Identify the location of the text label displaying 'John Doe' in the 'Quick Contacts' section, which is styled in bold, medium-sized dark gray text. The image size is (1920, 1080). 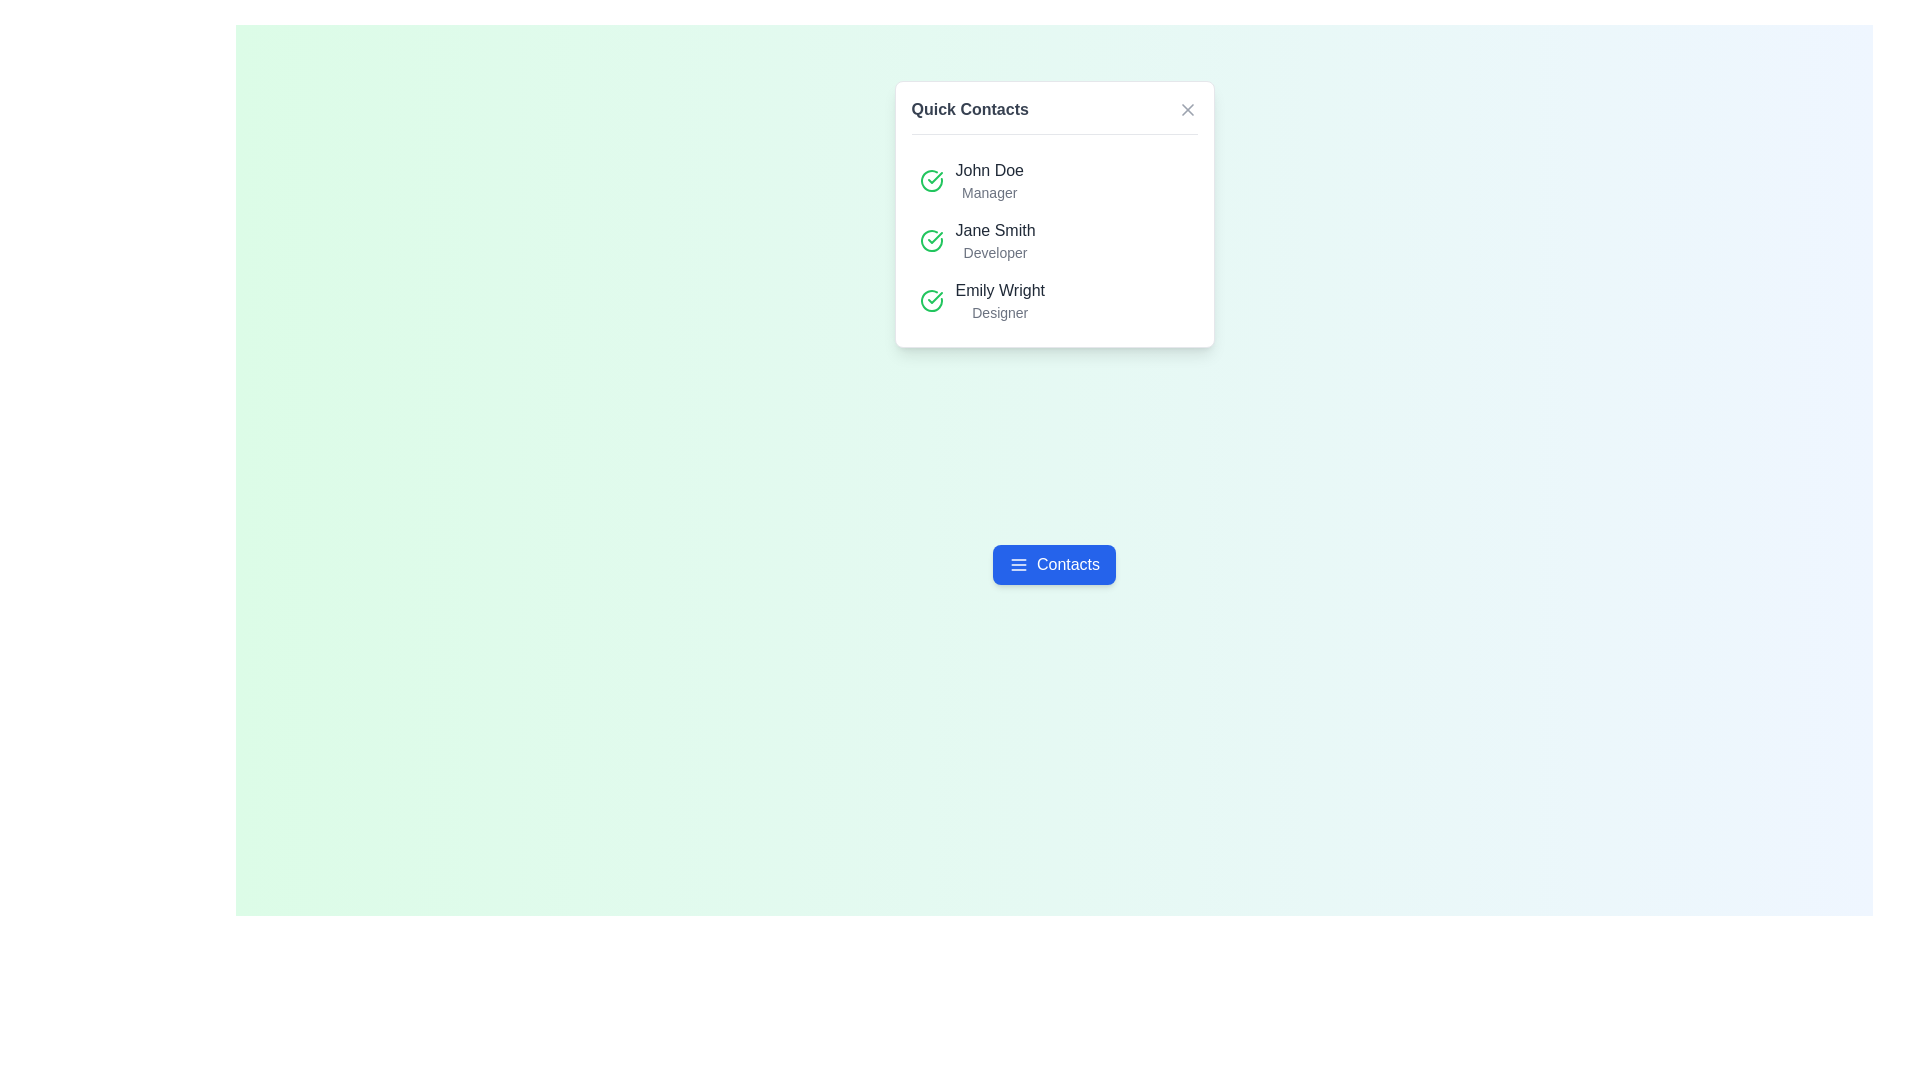
(989, 169).